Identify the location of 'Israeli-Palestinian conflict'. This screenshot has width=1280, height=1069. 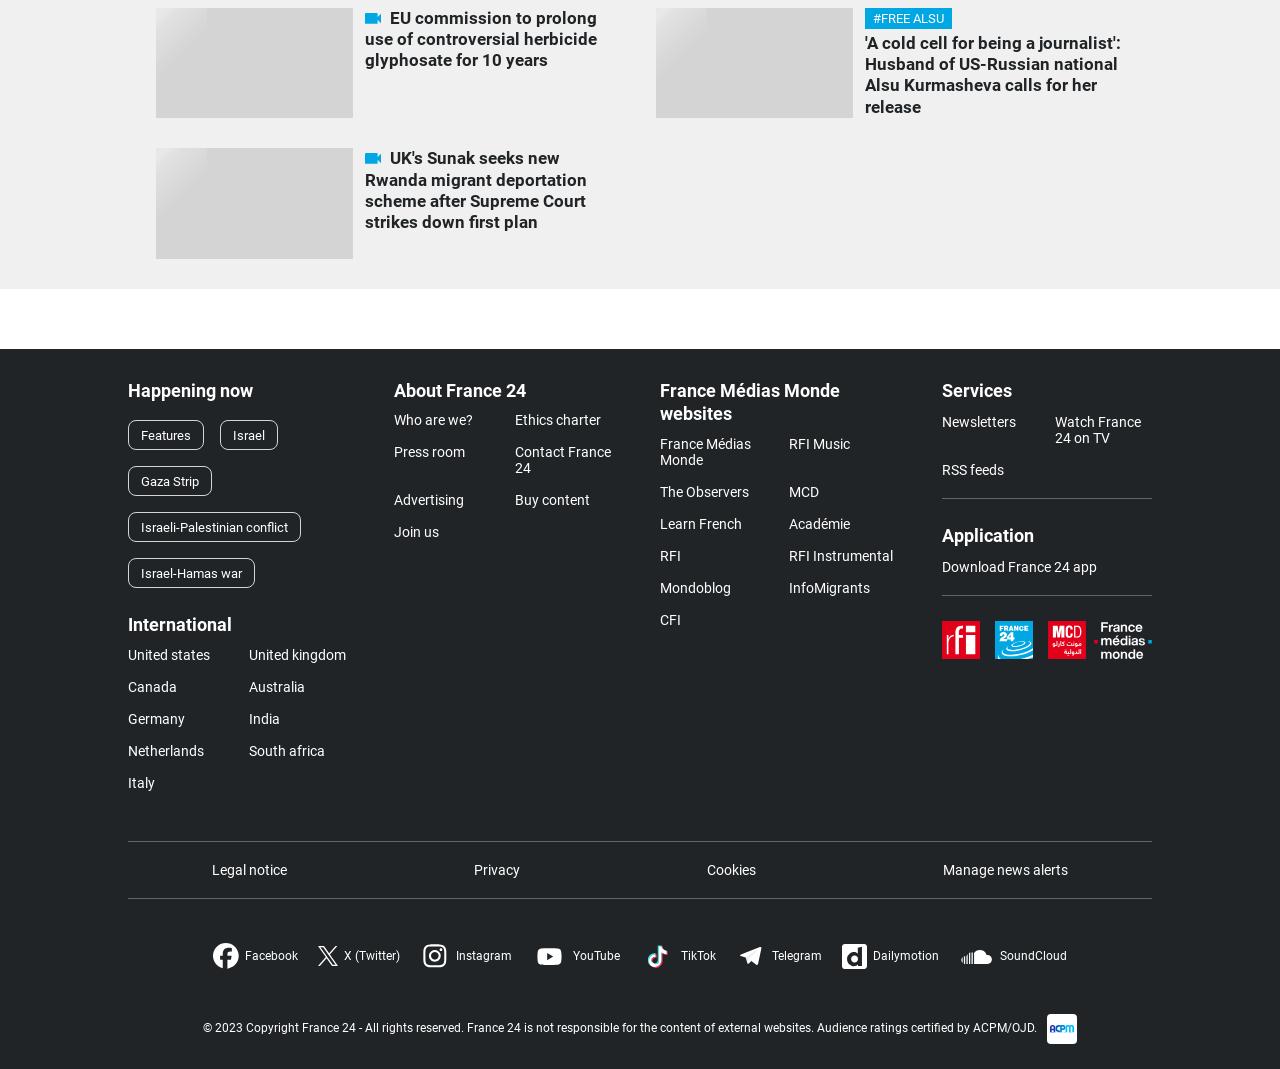
(214, 525).